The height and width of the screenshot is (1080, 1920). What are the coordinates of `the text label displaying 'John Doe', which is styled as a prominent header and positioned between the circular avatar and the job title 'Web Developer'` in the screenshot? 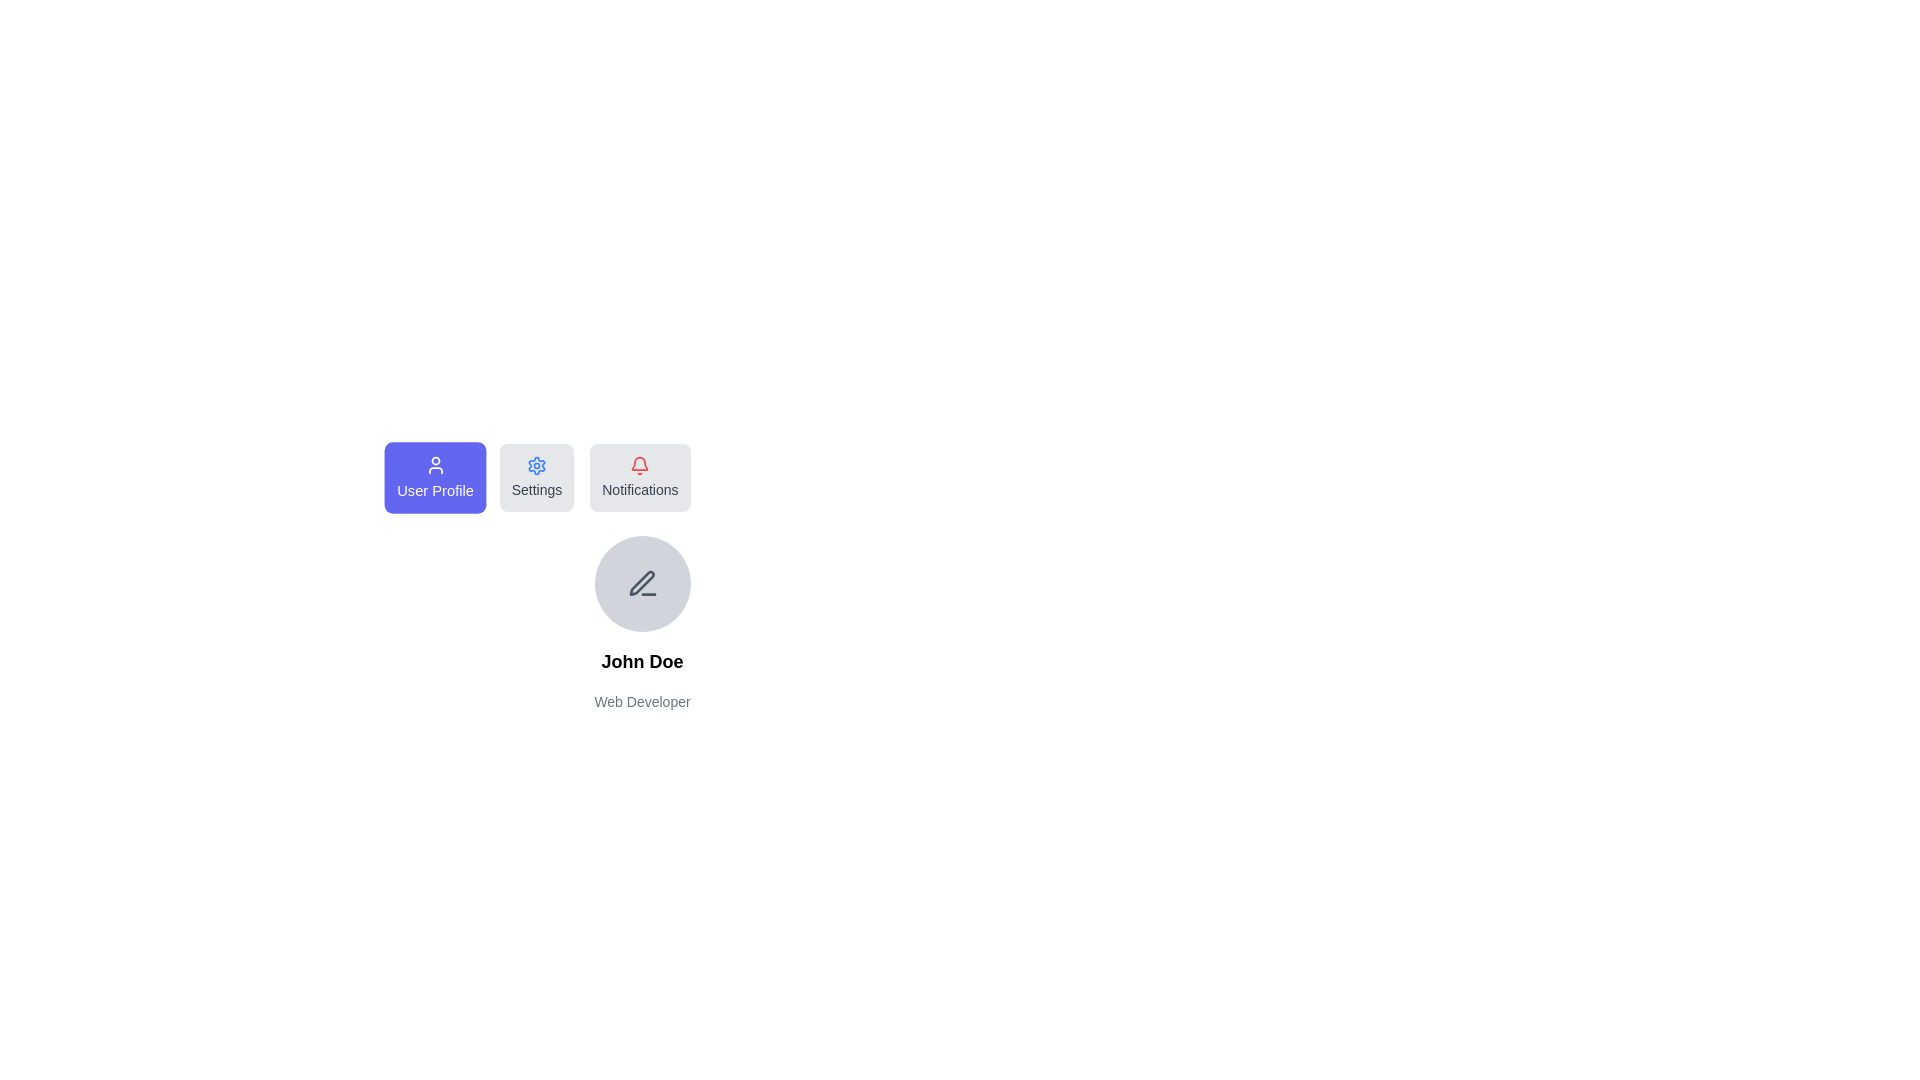 It's located at (642, 662).